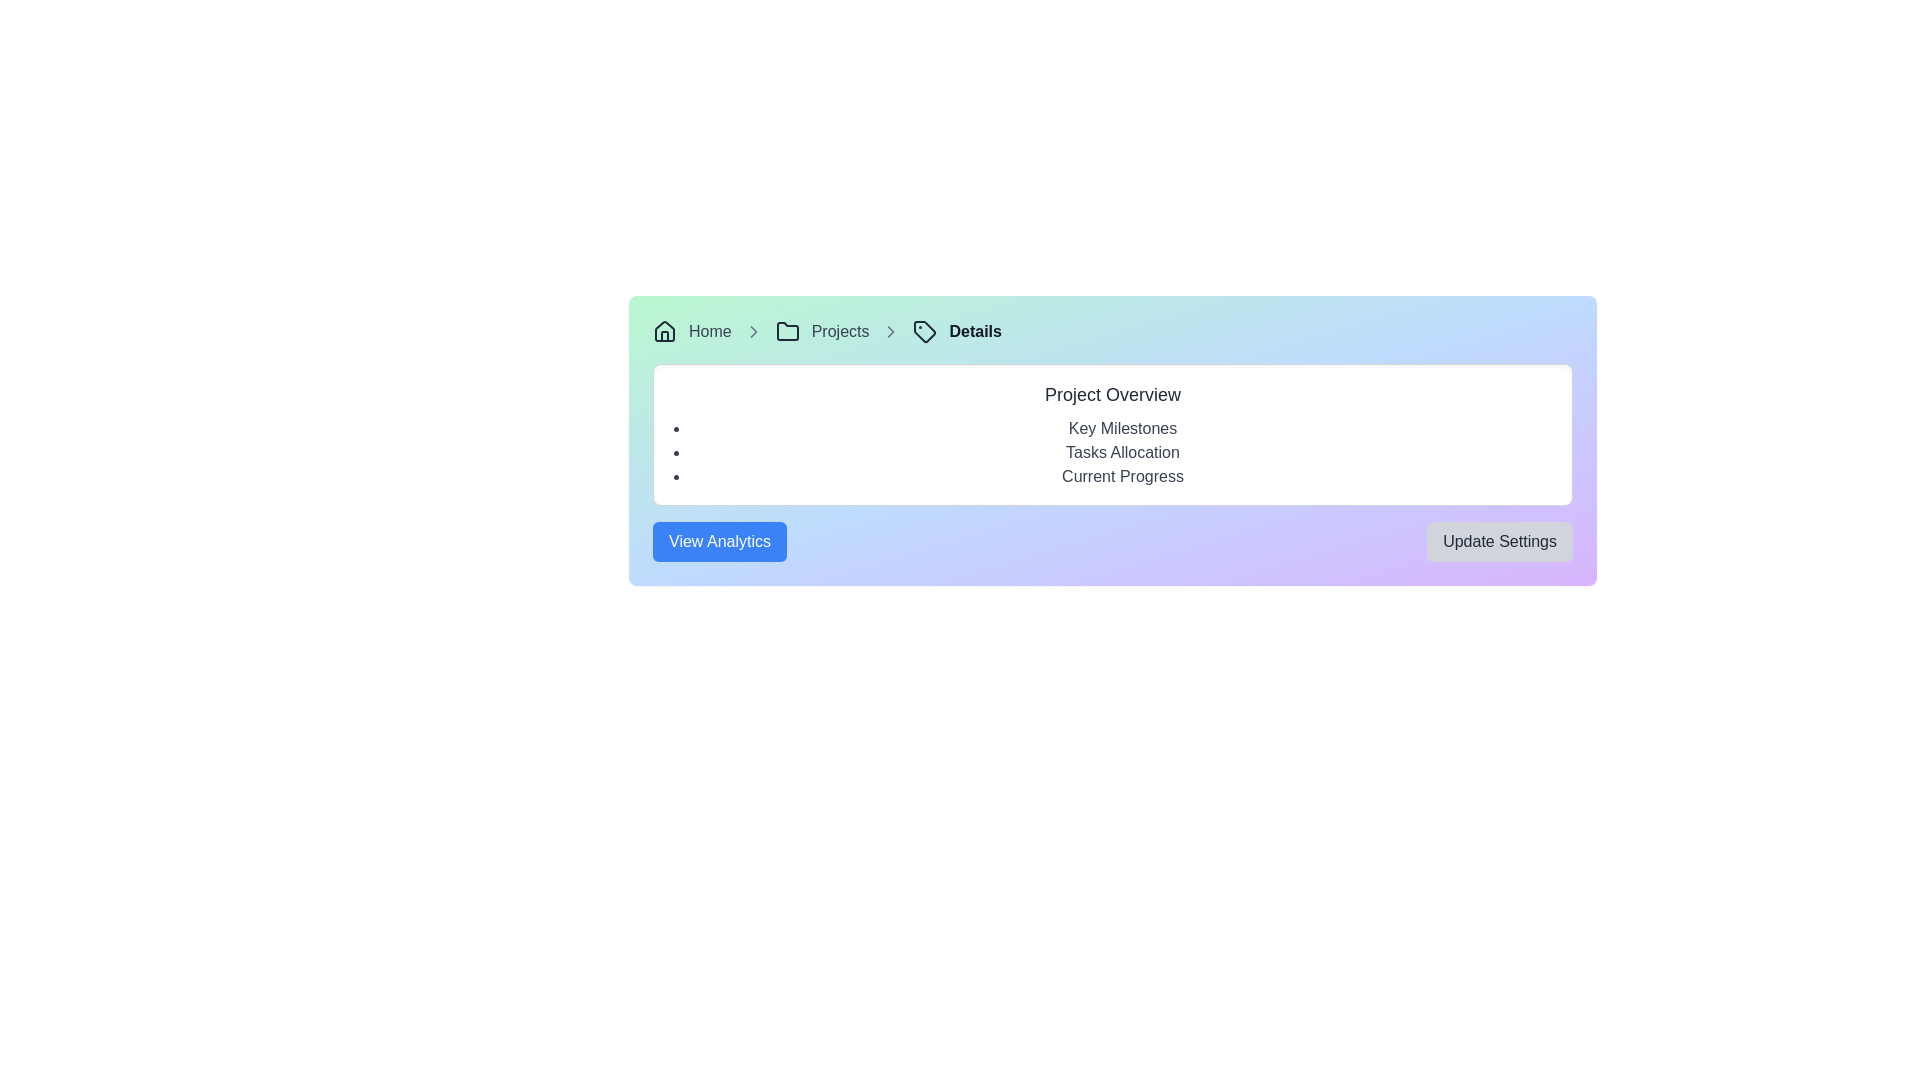  What do you see at coordinates (665, 330) in the screenshot?
I see `the house-shaped icon located at the start of the breadcrumb navigation bar` at bounding box center [665, 330].